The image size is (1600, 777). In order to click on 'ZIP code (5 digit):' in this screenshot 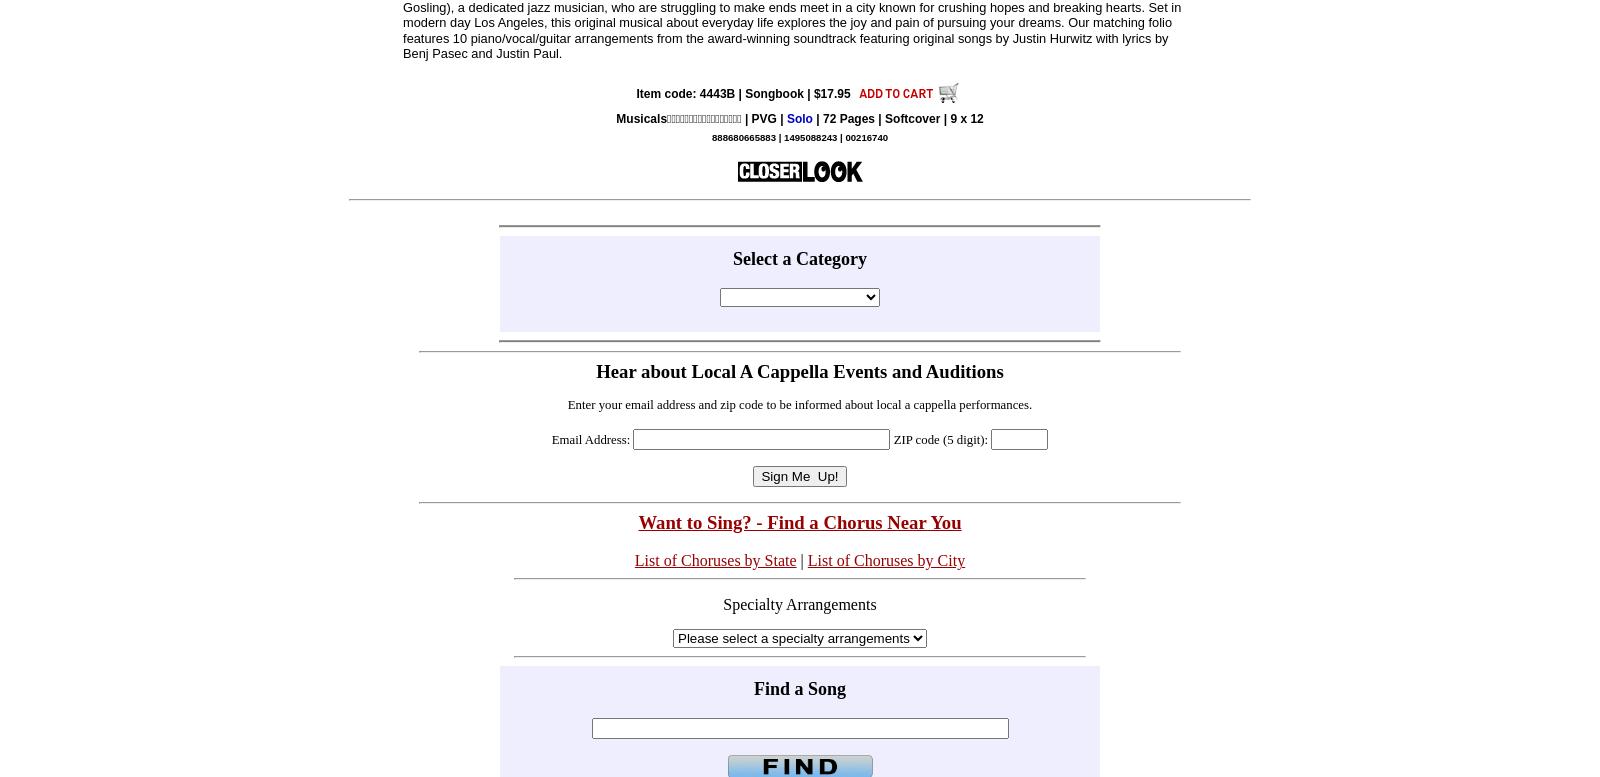, I will do `click(939, 439)`.